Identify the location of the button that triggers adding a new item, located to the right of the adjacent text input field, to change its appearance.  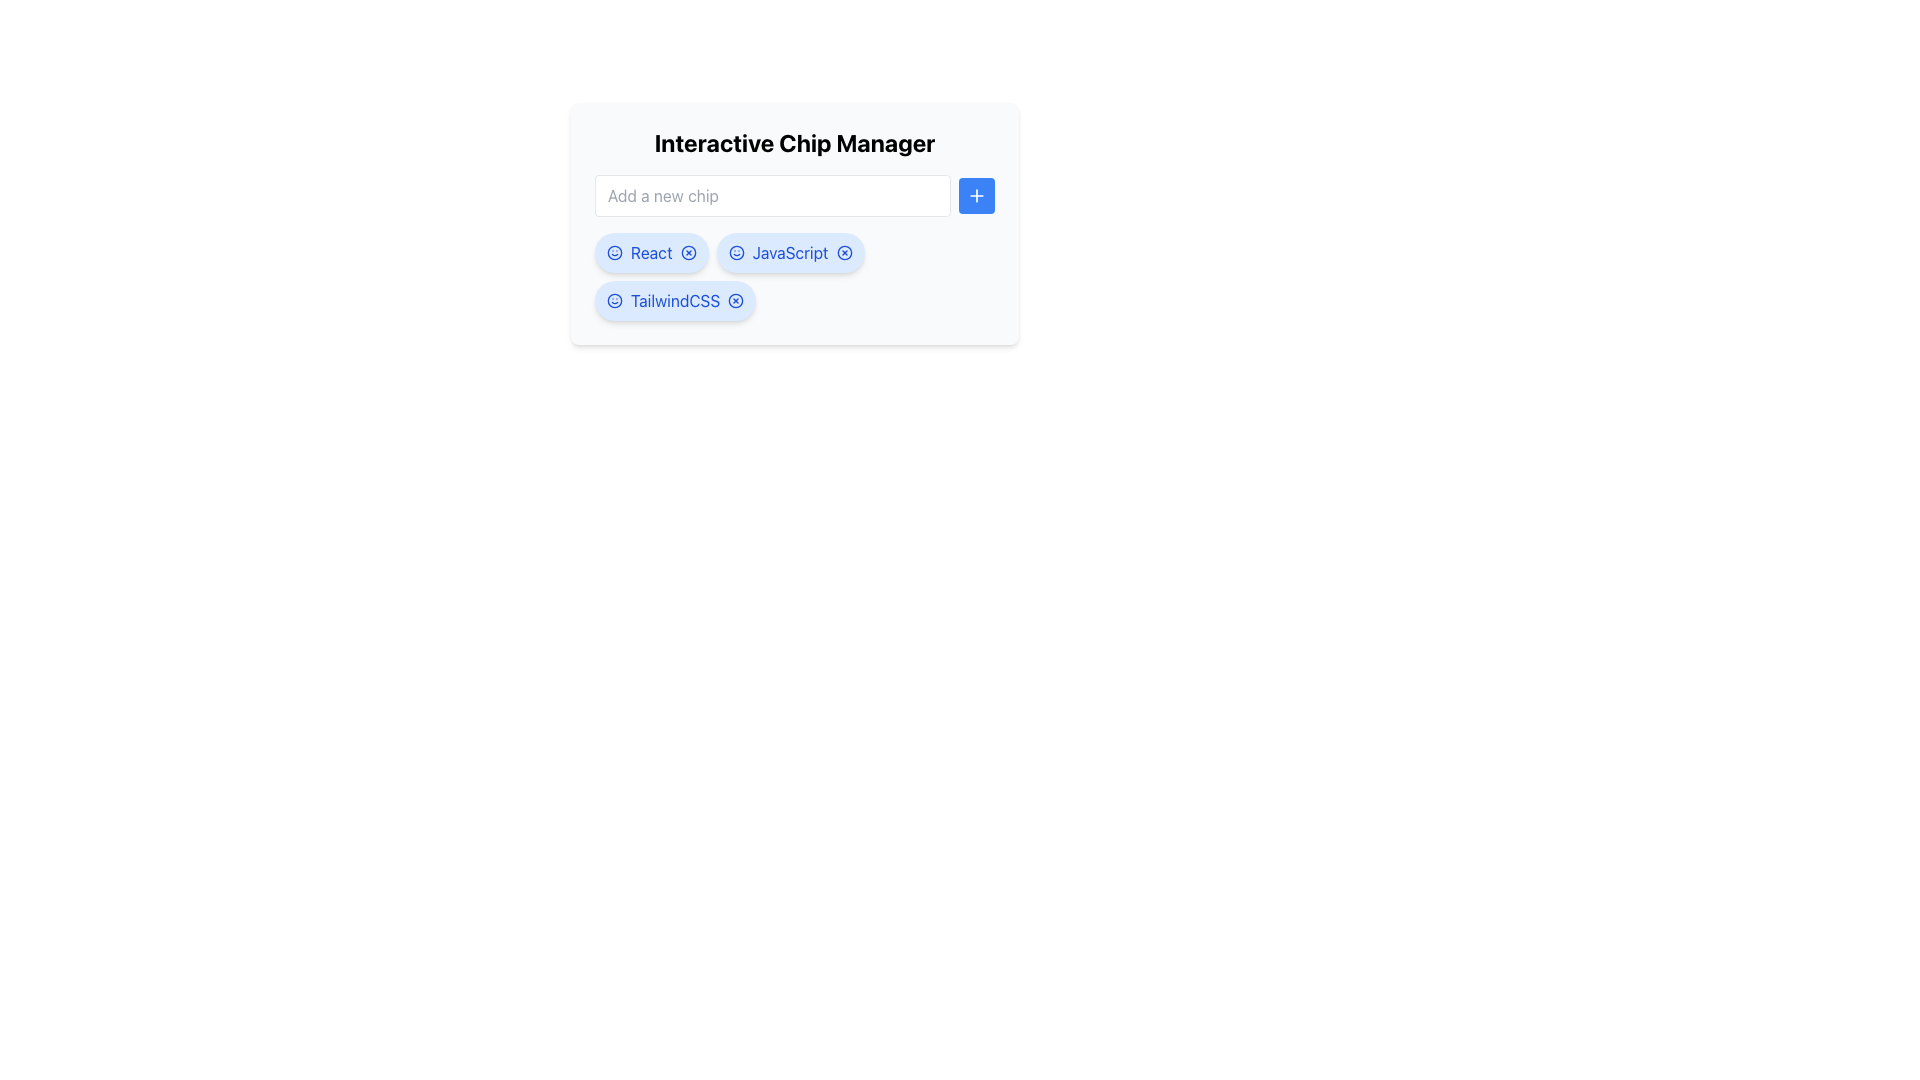
(977, 196).